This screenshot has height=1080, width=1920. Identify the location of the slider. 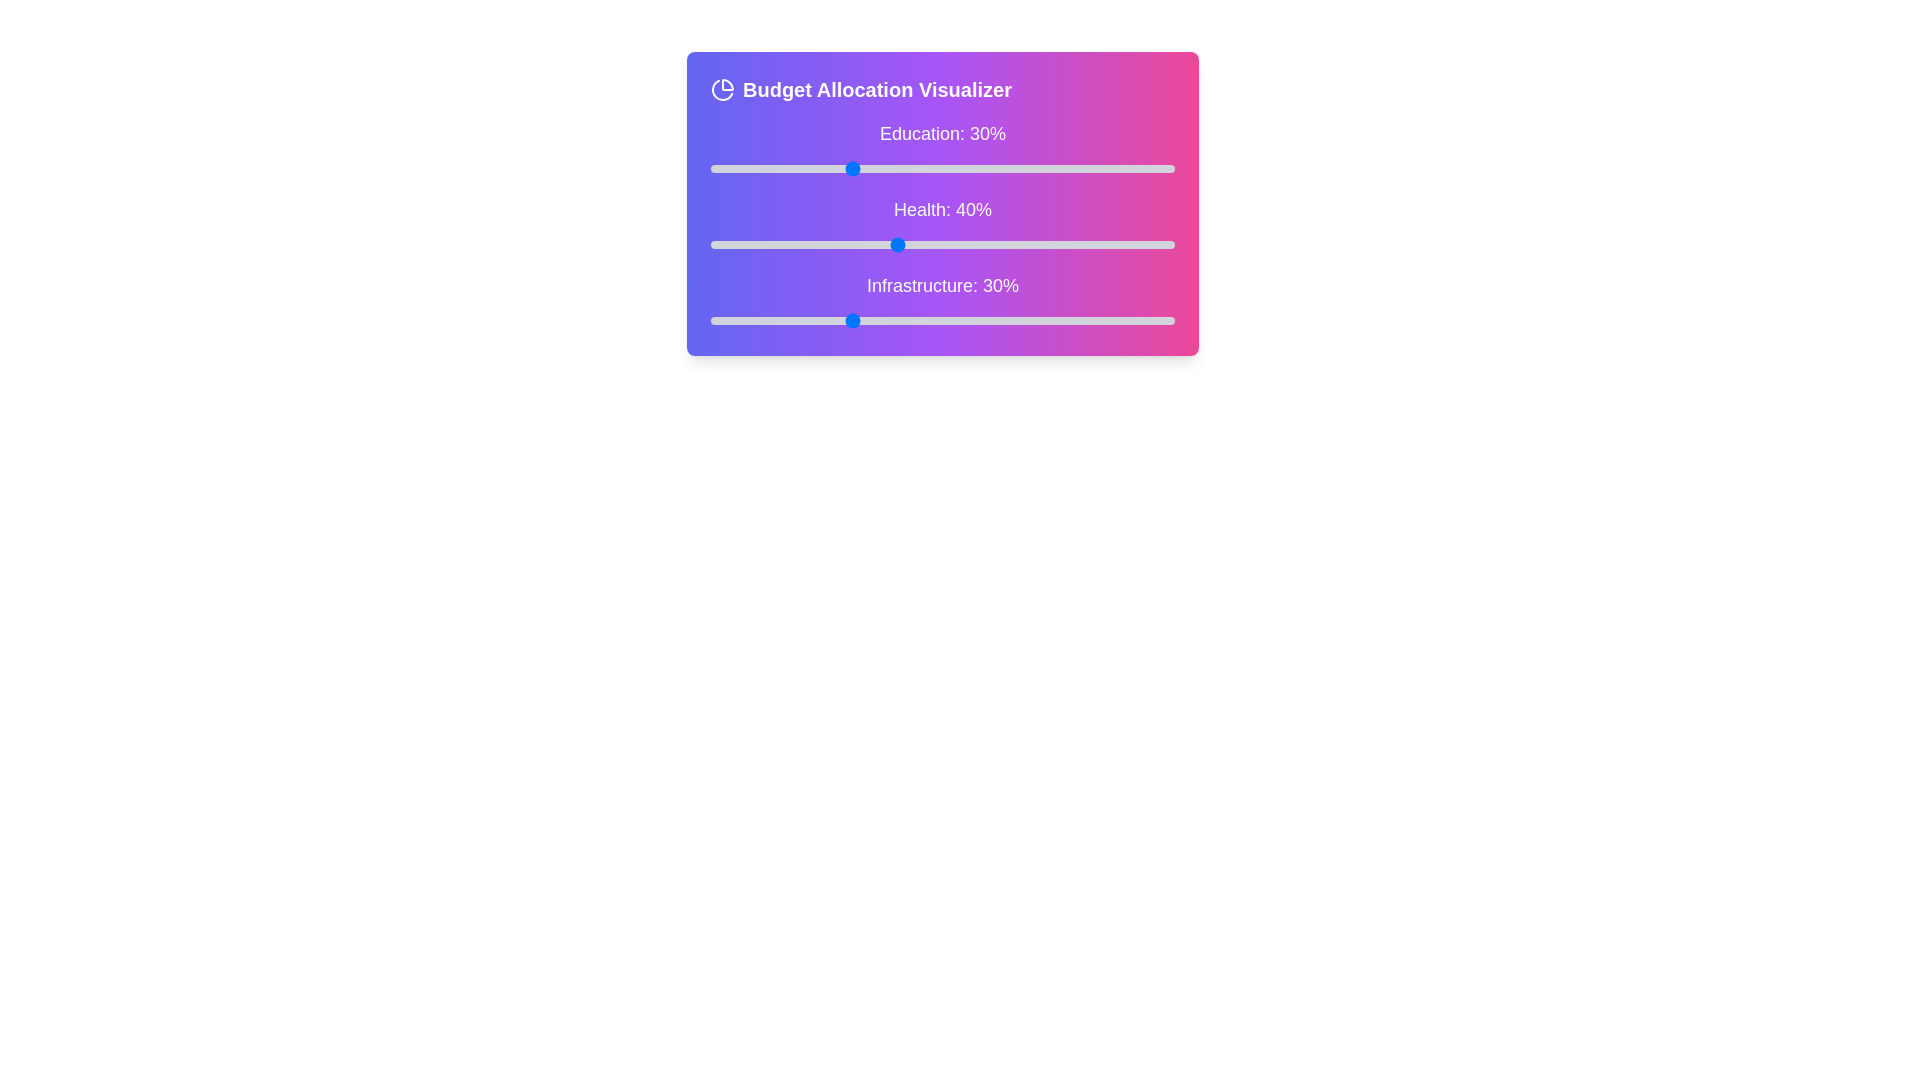
(1099, 319).